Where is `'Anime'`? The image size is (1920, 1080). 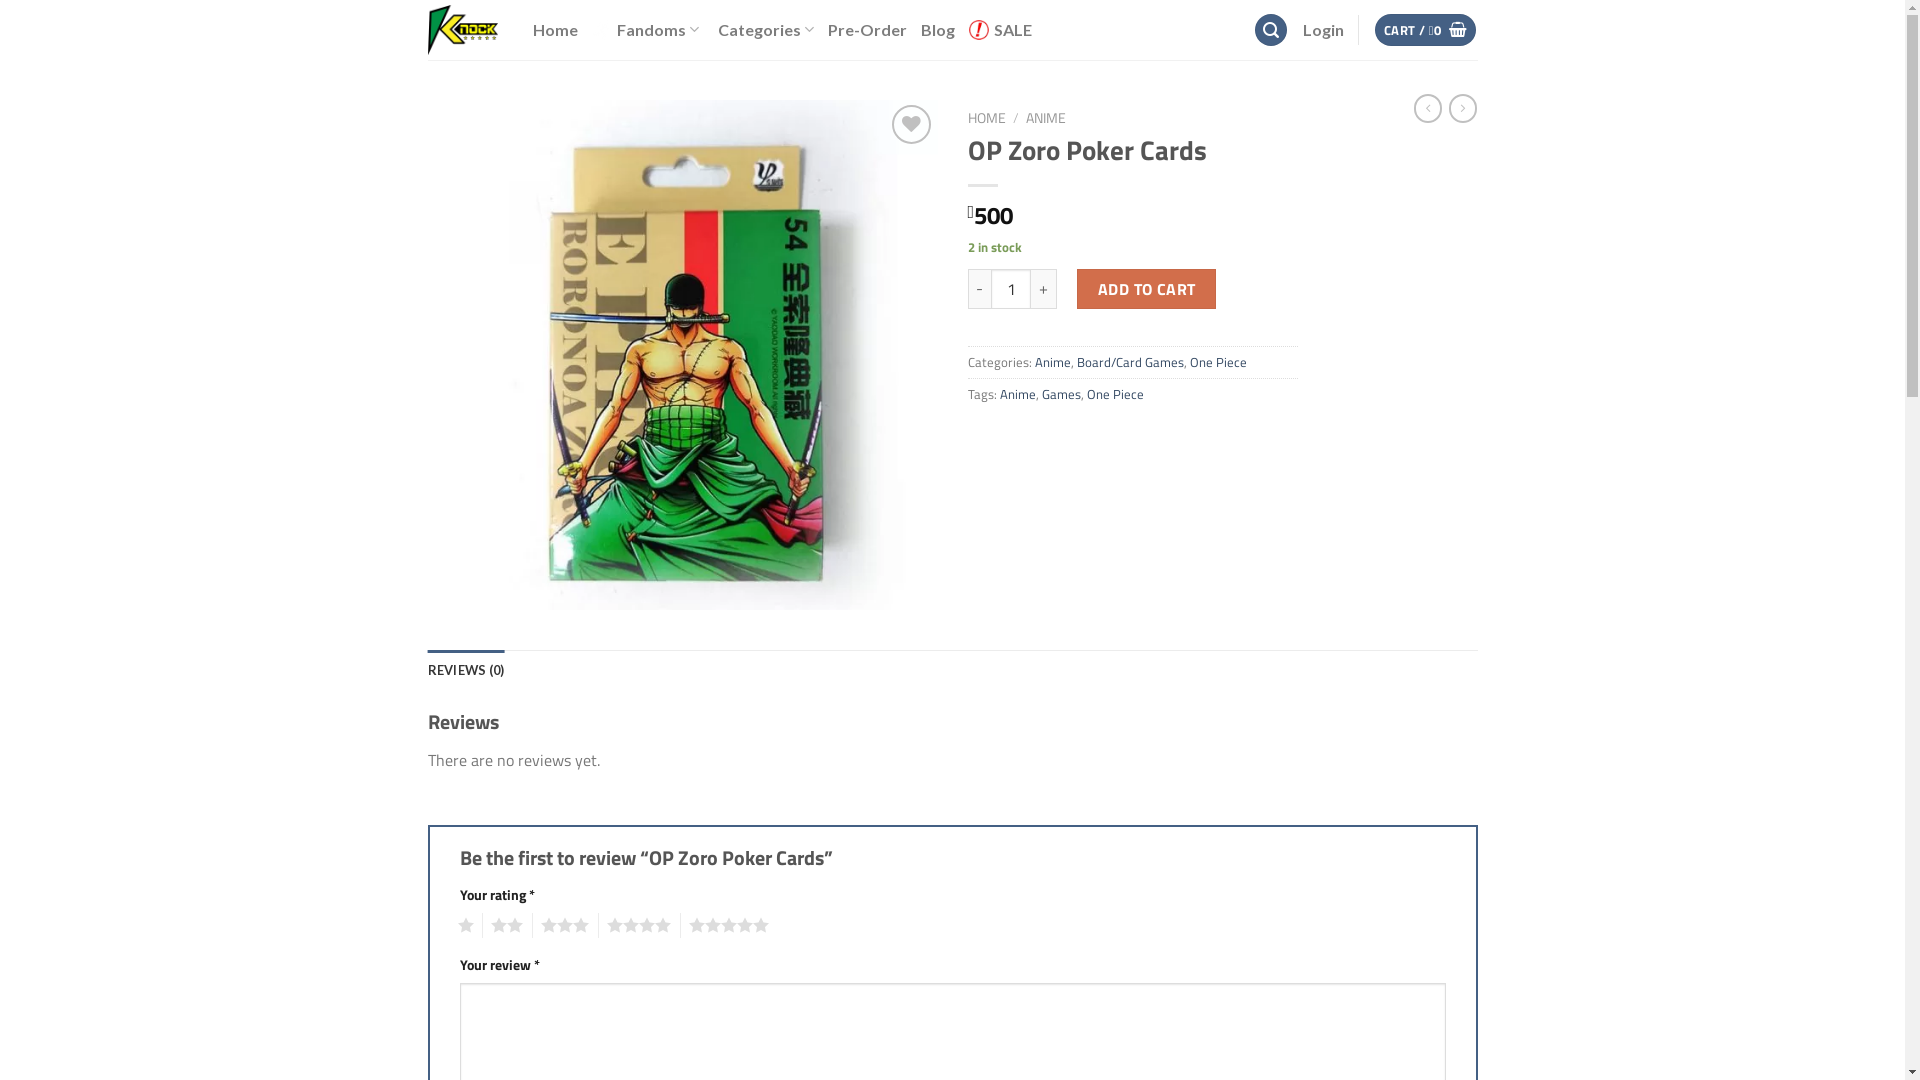 'Anime' is located at coordinates (1033, 362).